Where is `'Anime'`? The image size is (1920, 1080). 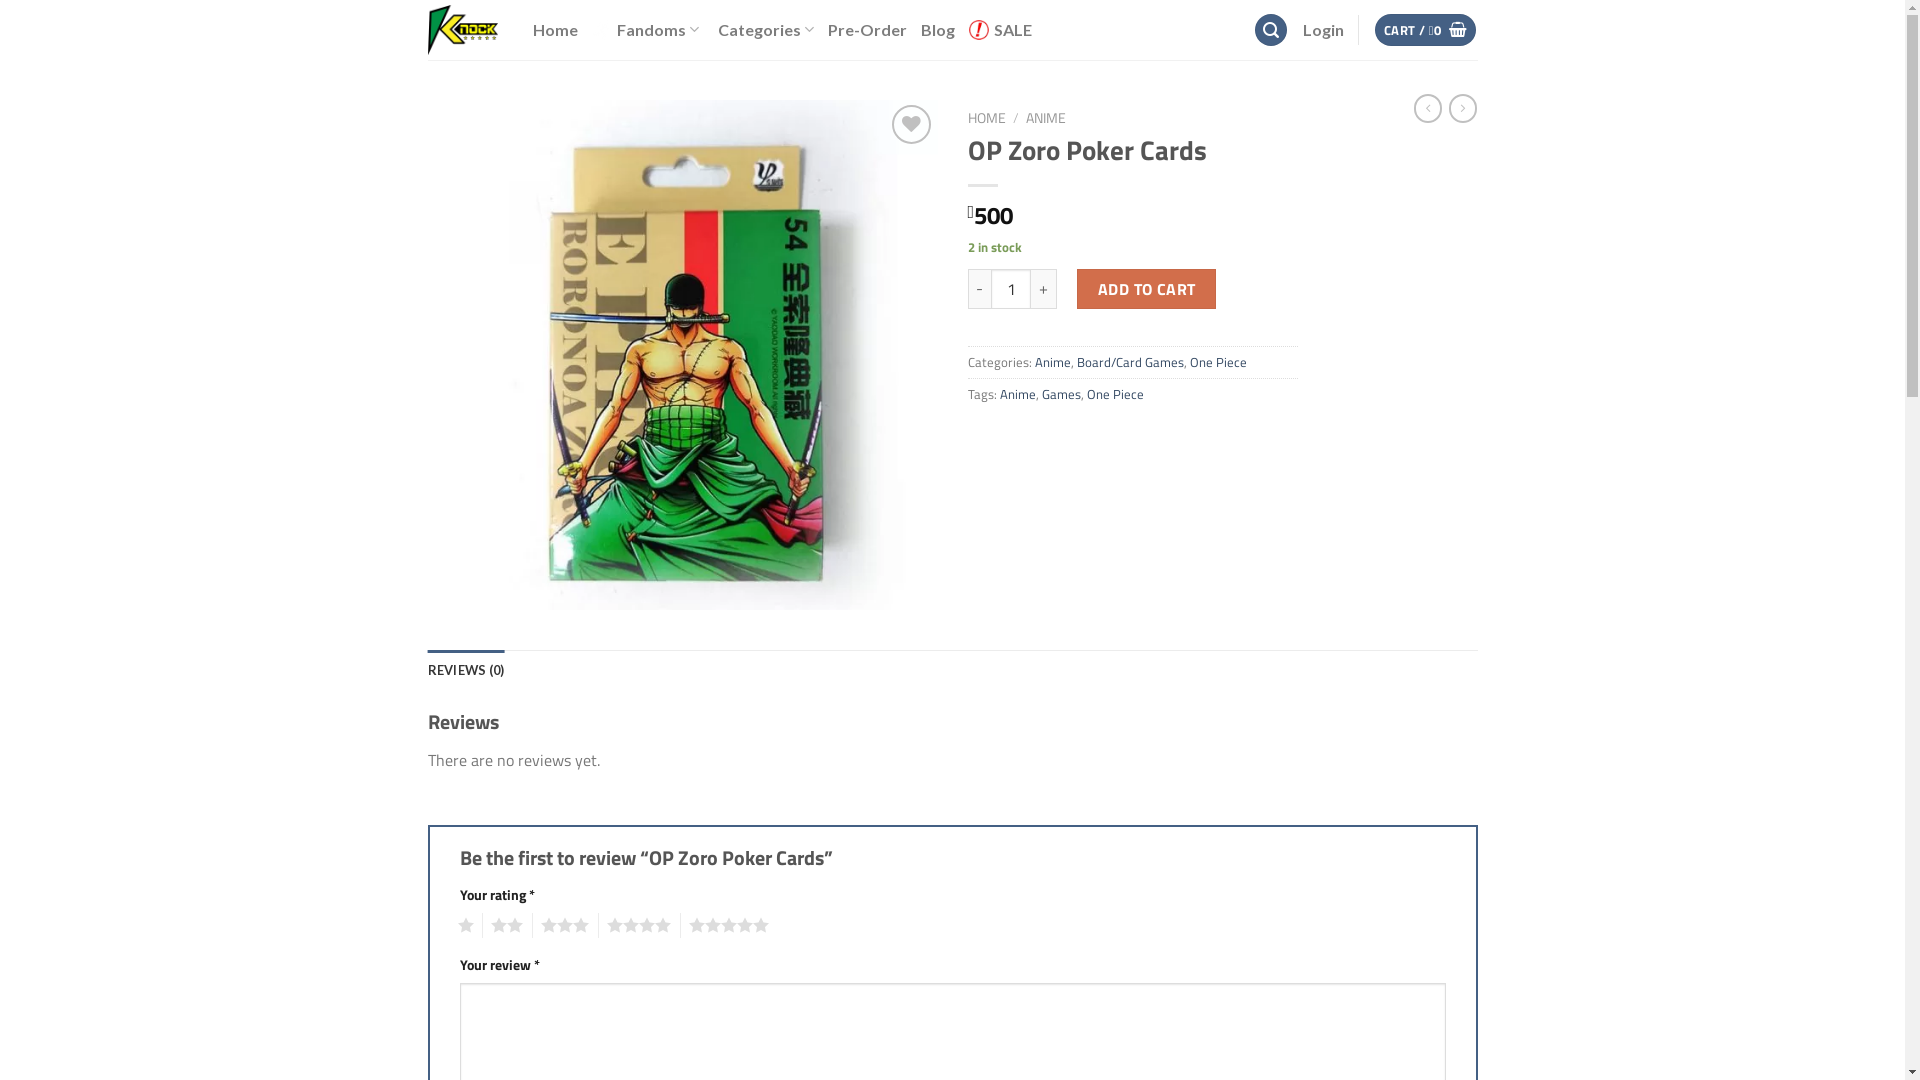 'Anime' is located at coordinates (1033, 362).